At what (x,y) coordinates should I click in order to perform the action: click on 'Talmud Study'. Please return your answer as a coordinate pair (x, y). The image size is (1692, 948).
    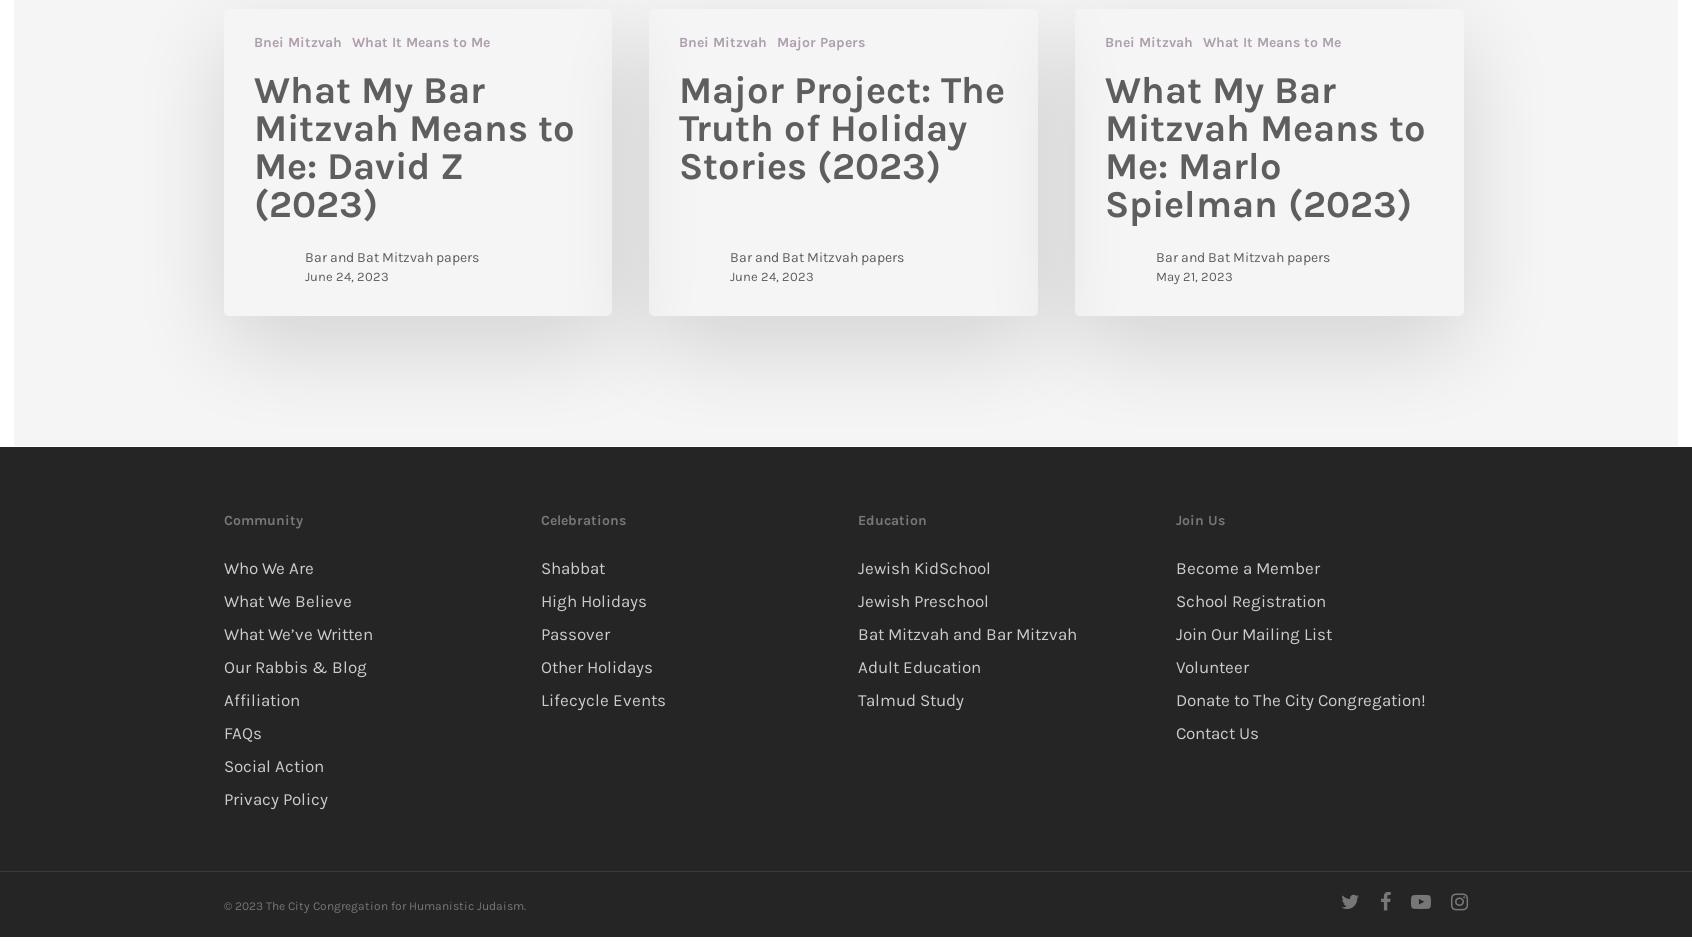
    Looking at the image, I should click on (909, 697).